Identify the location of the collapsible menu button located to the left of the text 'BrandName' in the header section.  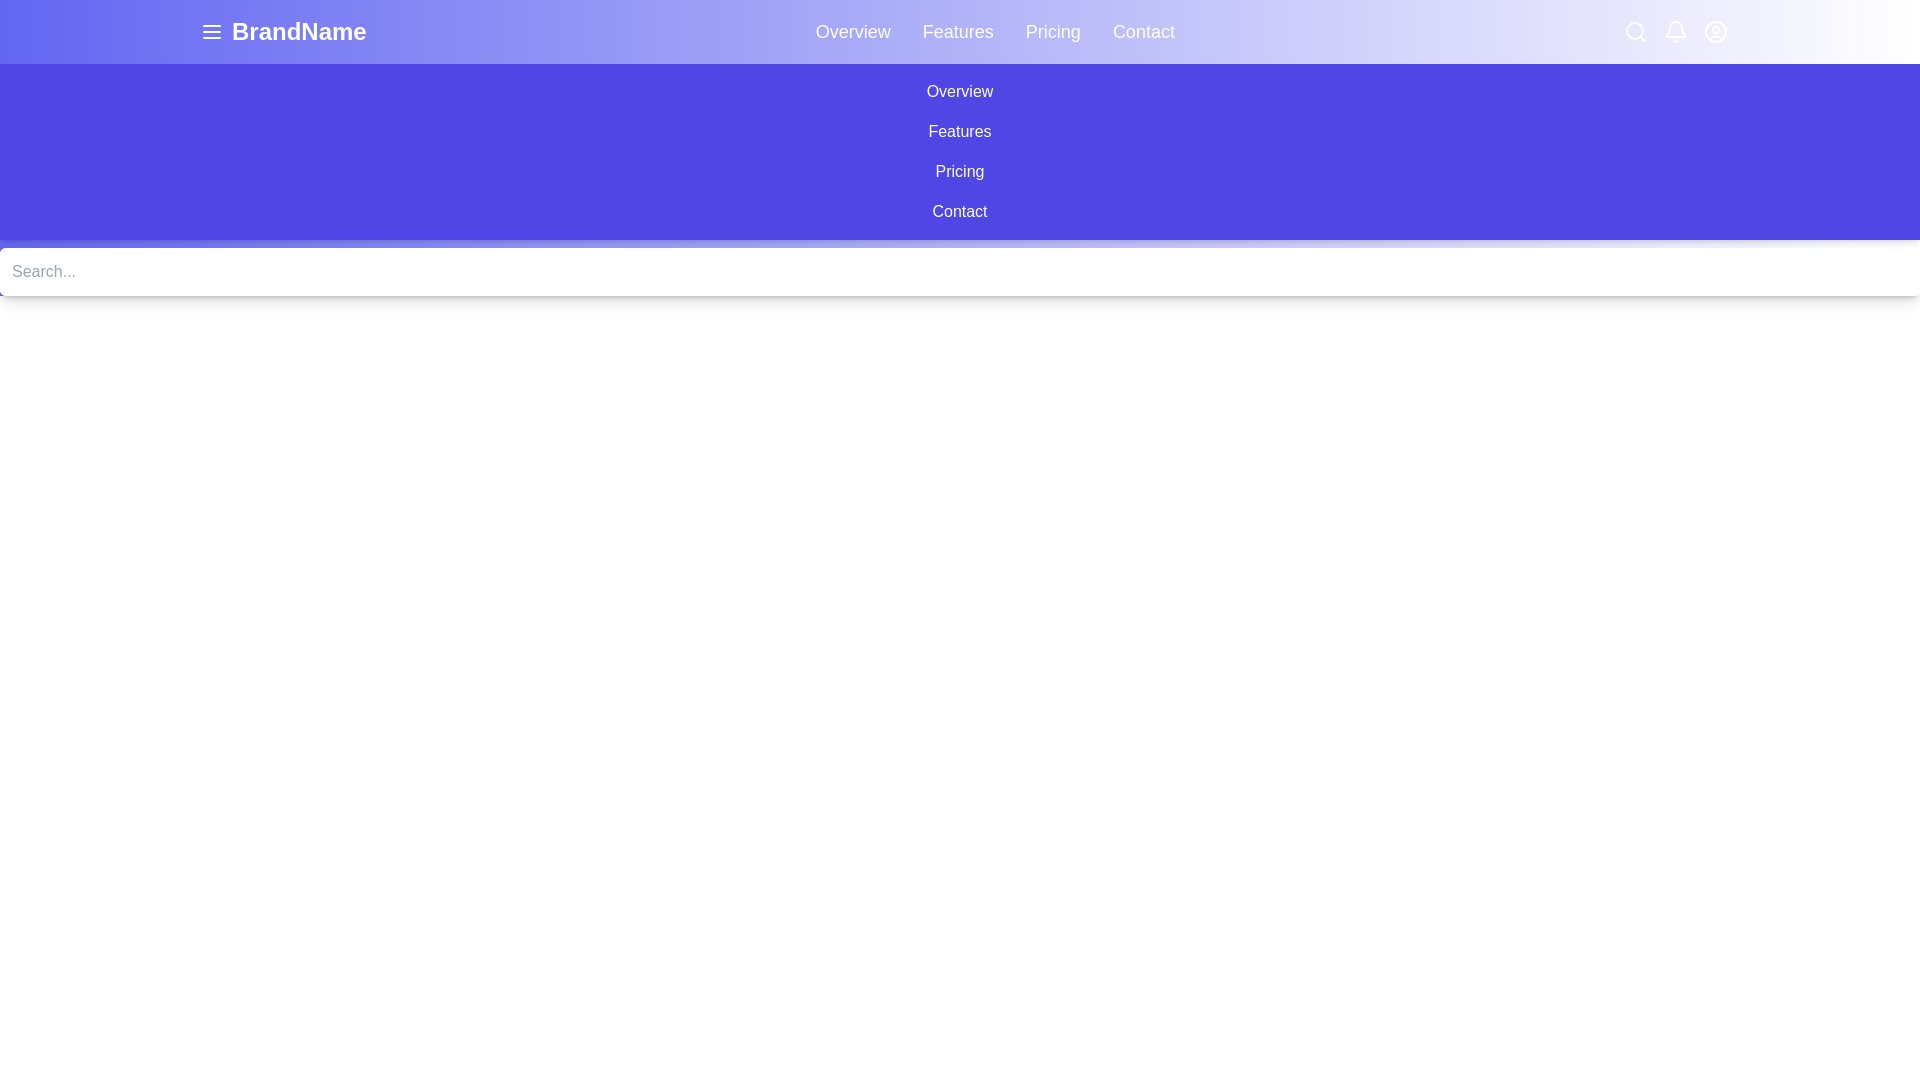
(211, 31).